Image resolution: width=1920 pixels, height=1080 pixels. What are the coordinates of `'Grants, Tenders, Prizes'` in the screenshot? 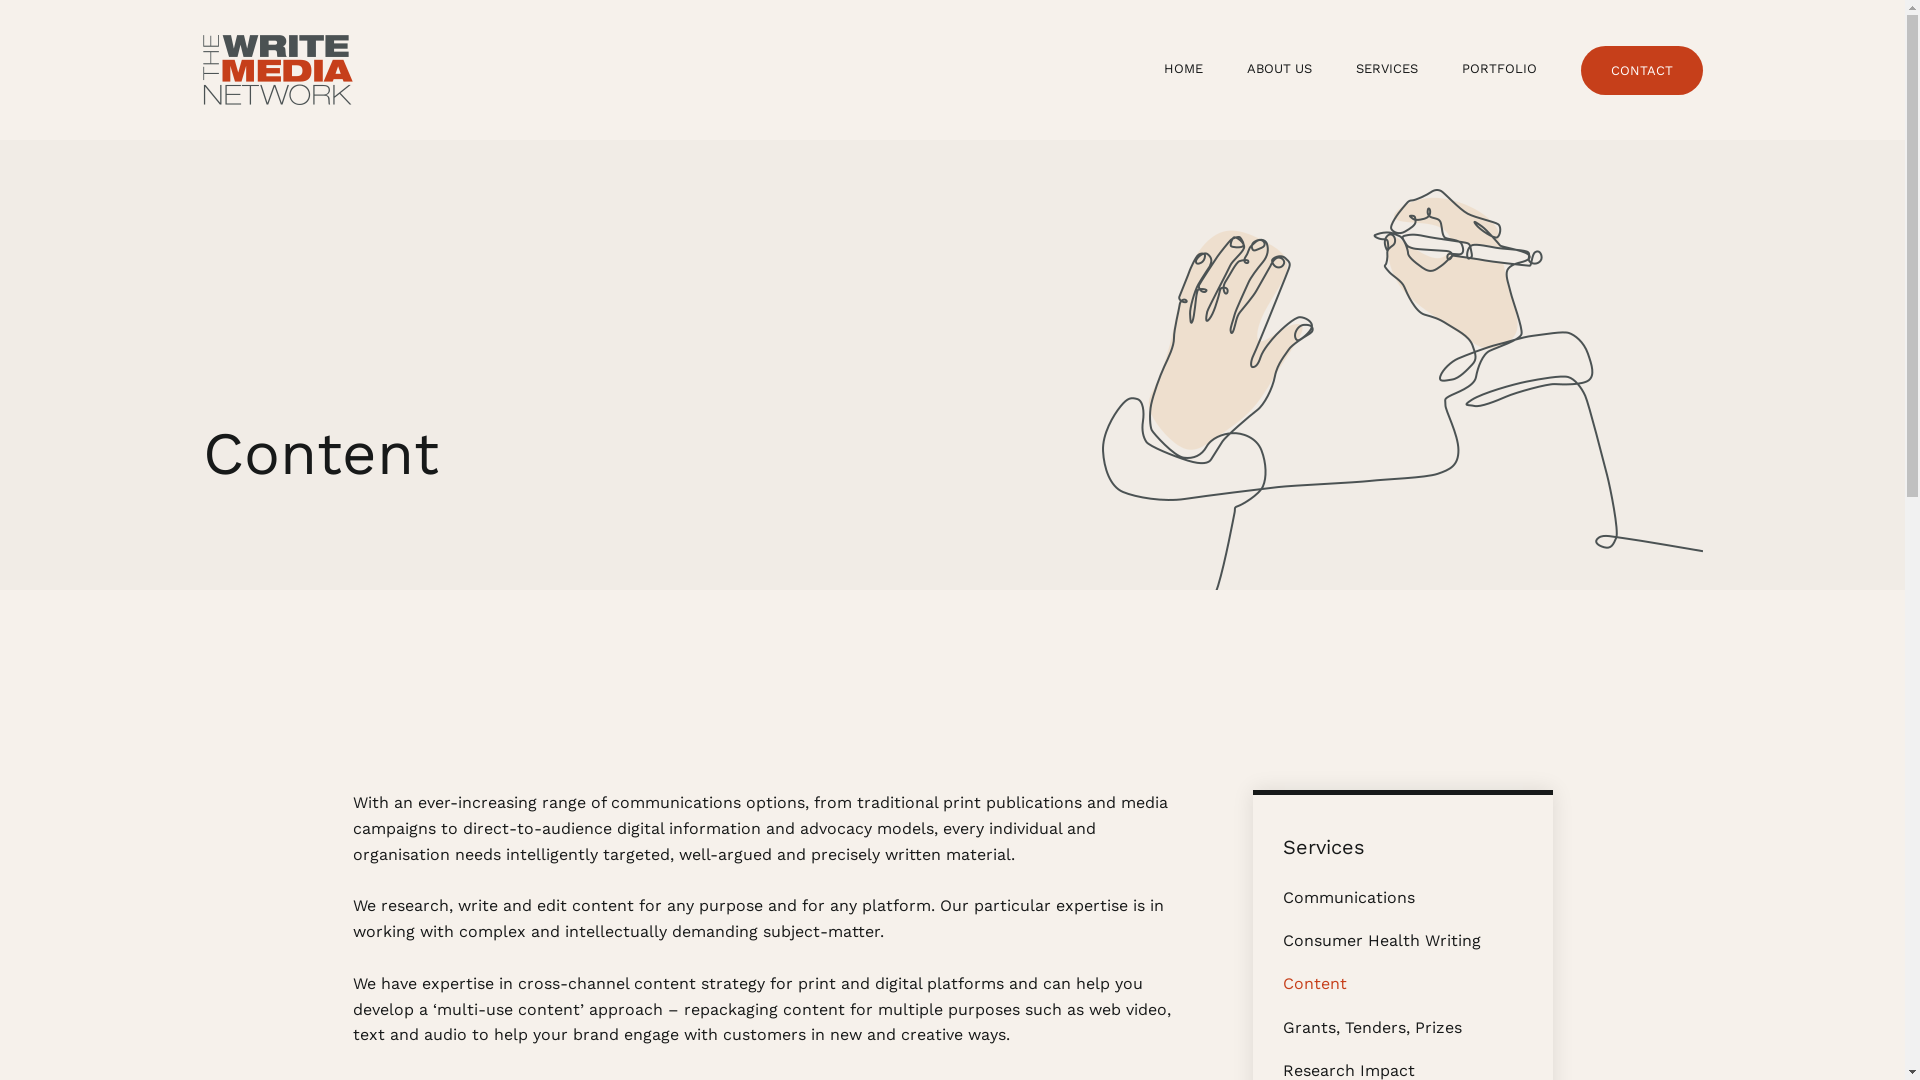 It's located at (1370, 1027).